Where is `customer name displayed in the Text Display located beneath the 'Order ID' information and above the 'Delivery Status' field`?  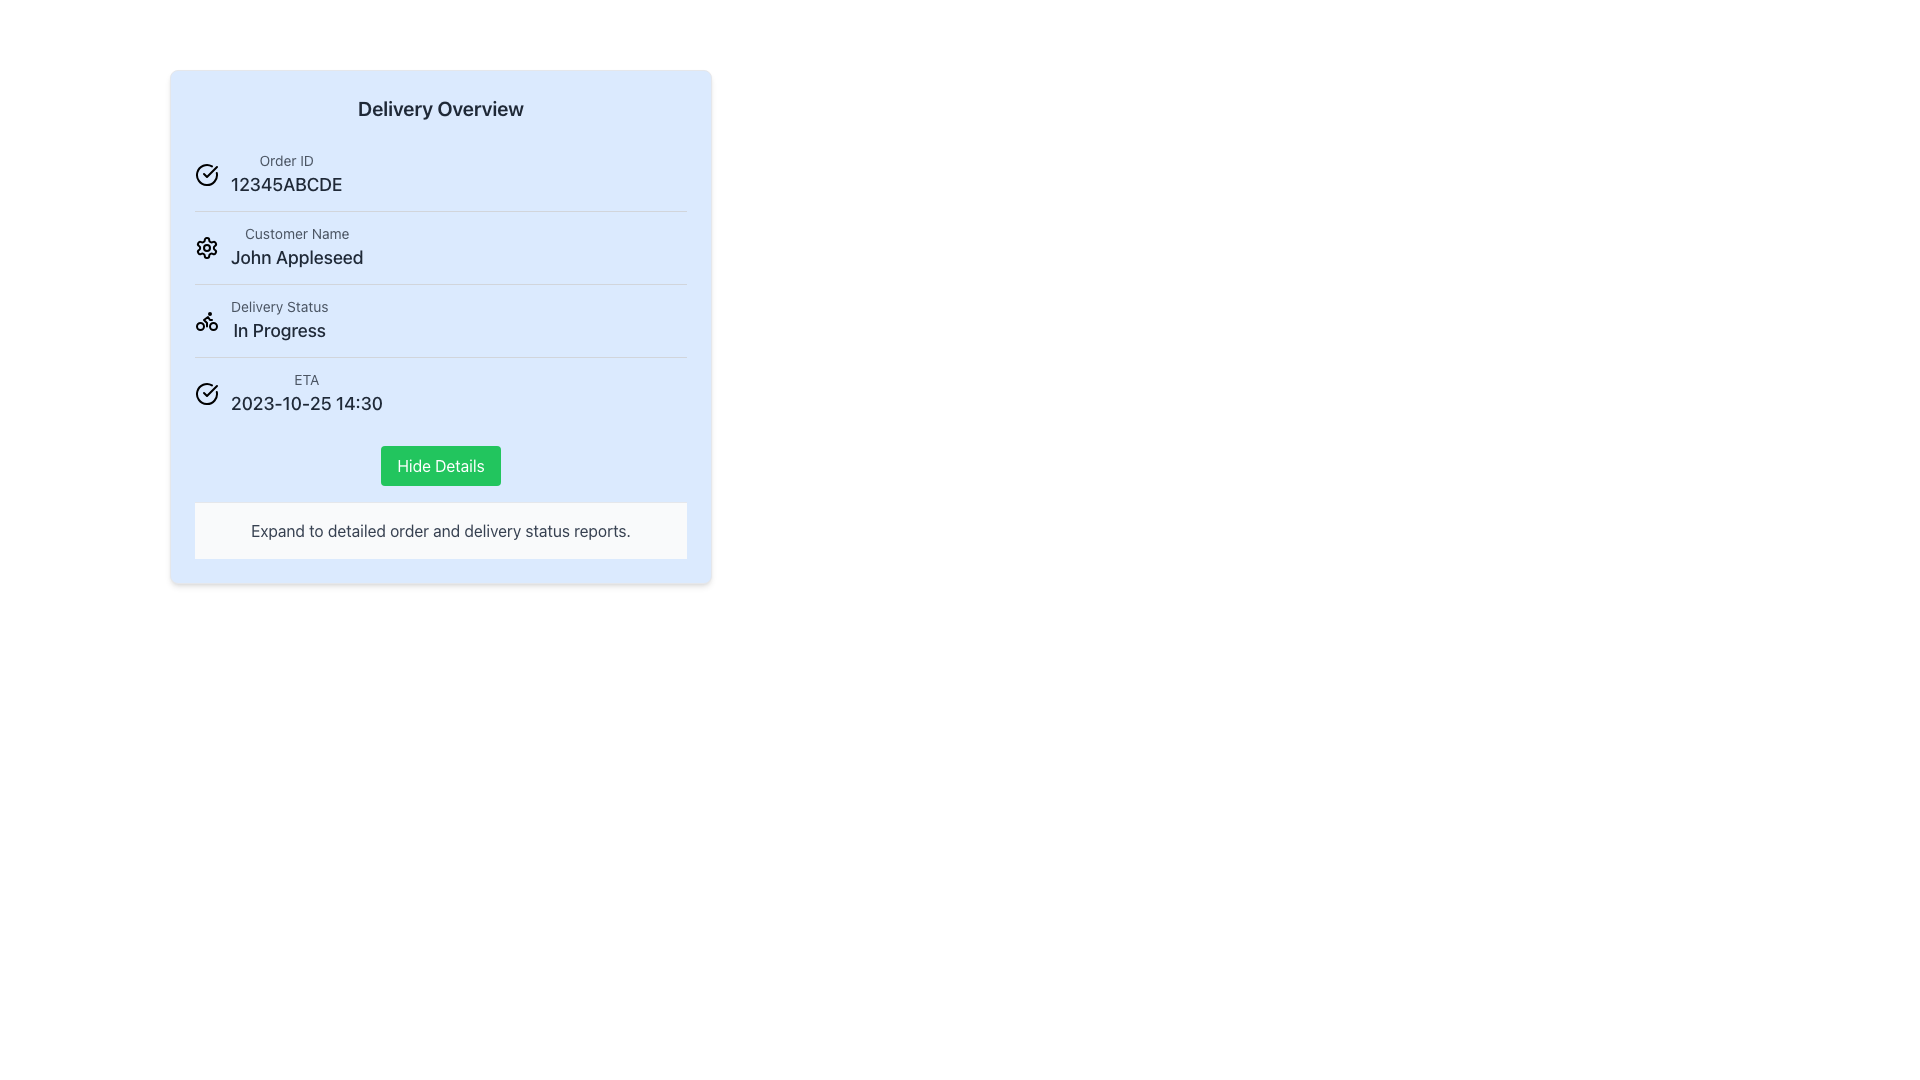
customer name displayed in the Text Display located beneath the 'Order ID' information and above the 'Delivery Status' field is located at coordinates (296, 246).